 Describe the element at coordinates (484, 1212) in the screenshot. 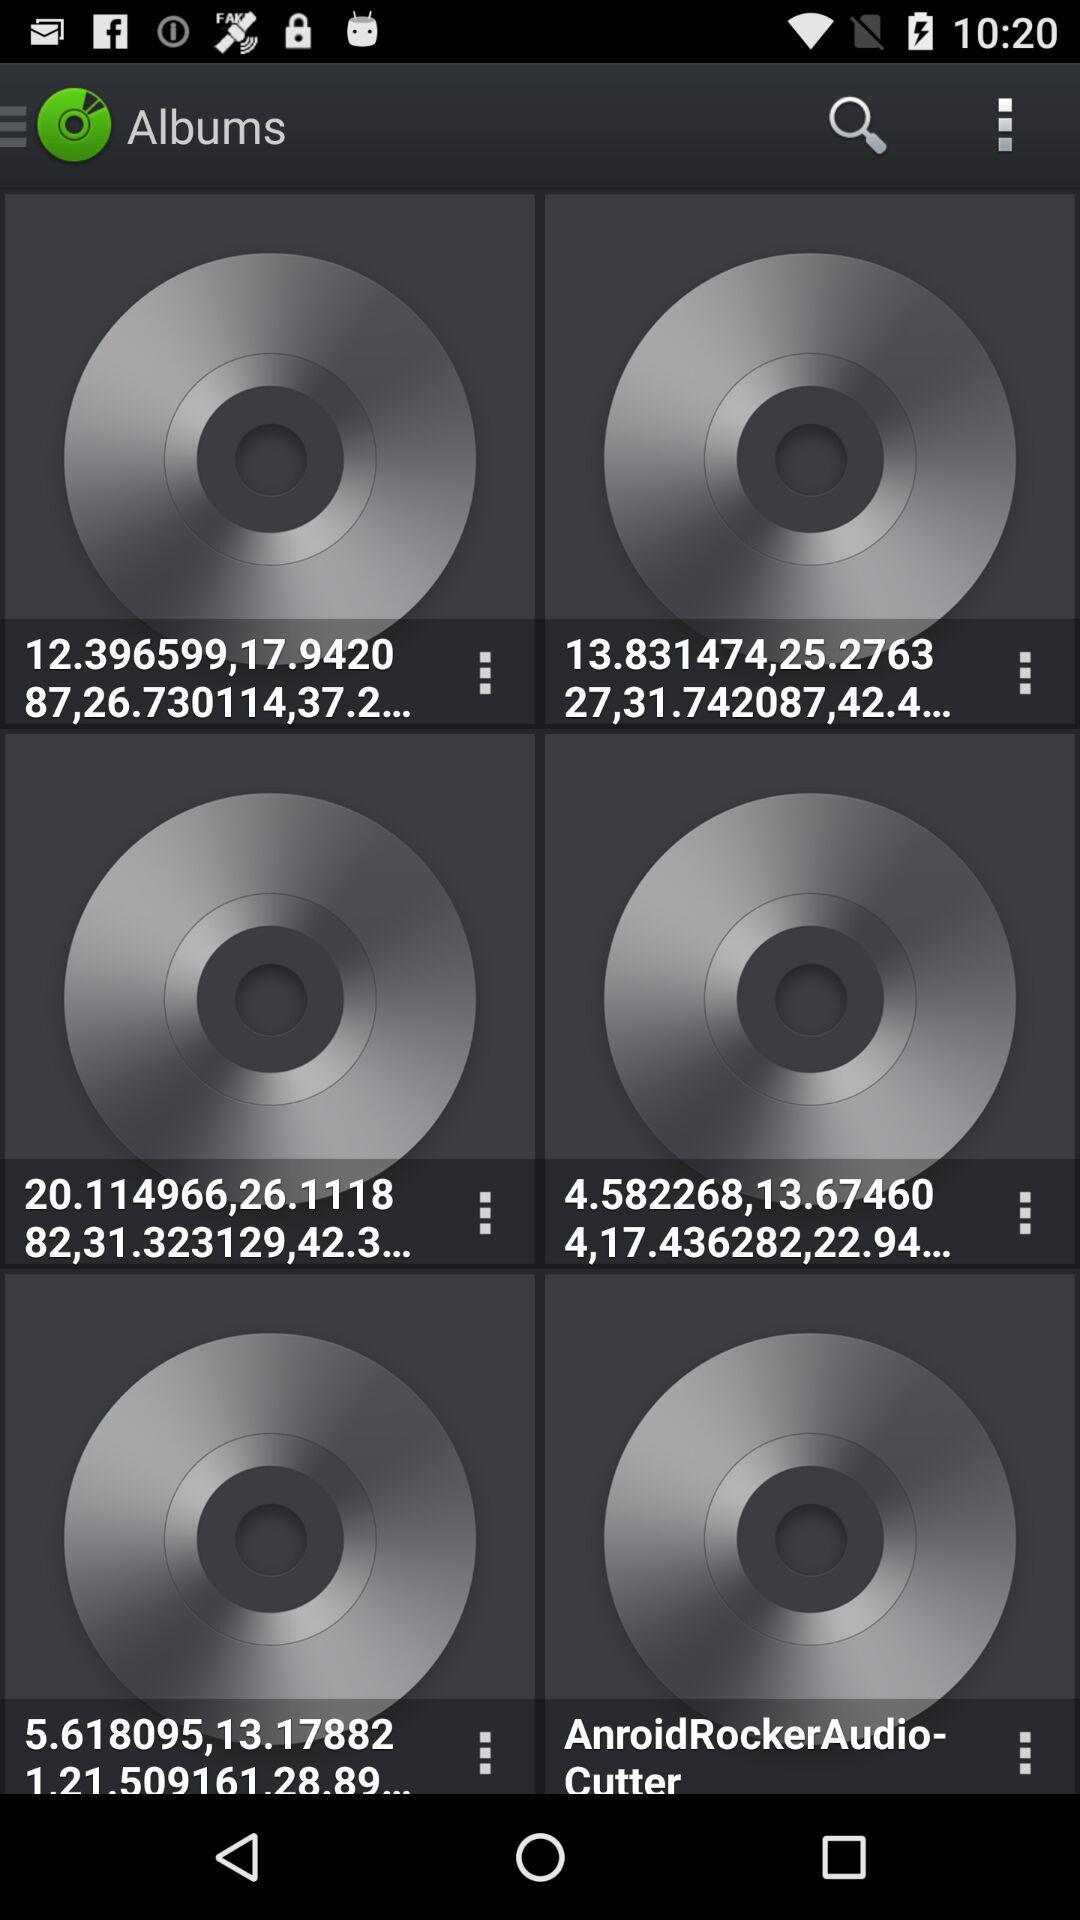

I see `settings` at that location.